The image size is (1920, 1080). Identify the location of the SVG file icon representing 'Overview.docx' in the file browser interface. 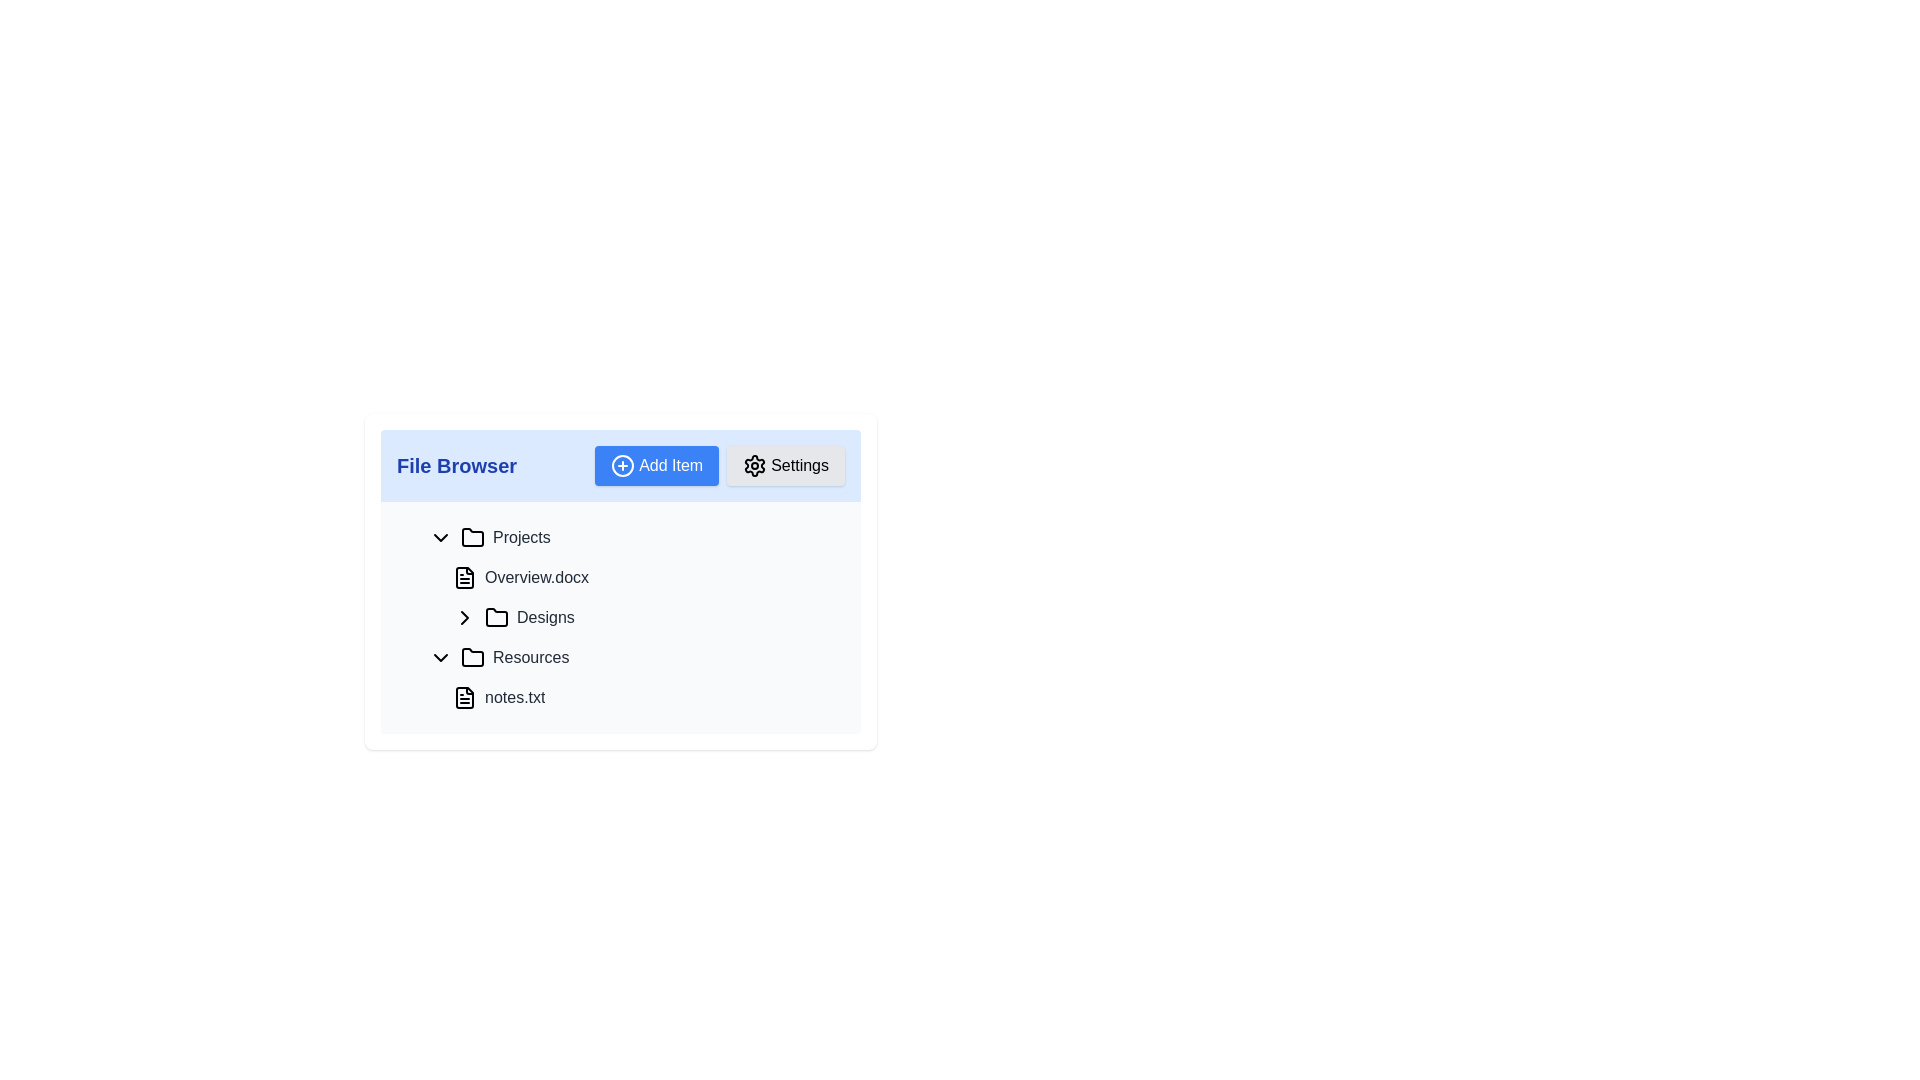
(464, 578).